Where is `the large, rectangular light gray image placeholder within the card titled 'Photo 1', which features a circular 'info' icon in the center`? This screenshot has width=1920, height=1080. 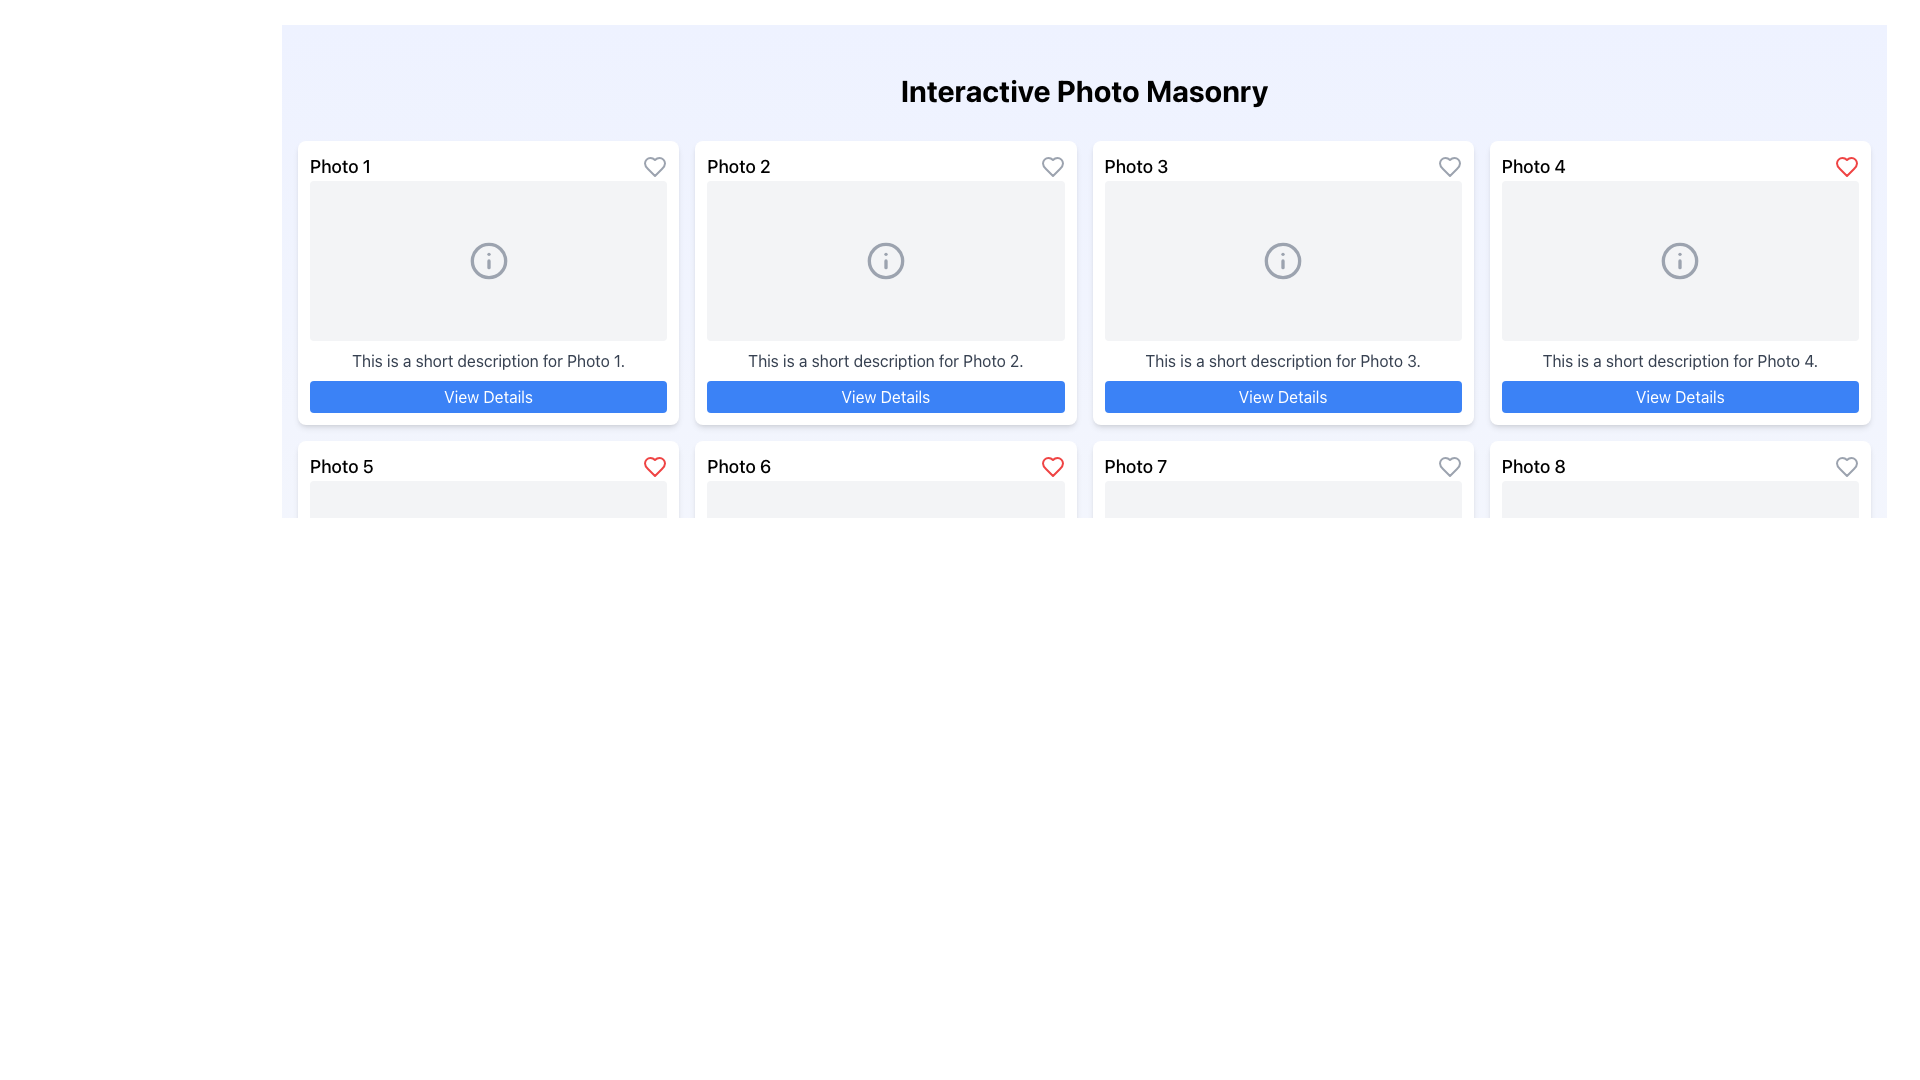 the large, rectangular light gray image placeholder within the card titled 'Photo 1', which features a circular 'info' icon in the center is located at coordinates (488, 260).